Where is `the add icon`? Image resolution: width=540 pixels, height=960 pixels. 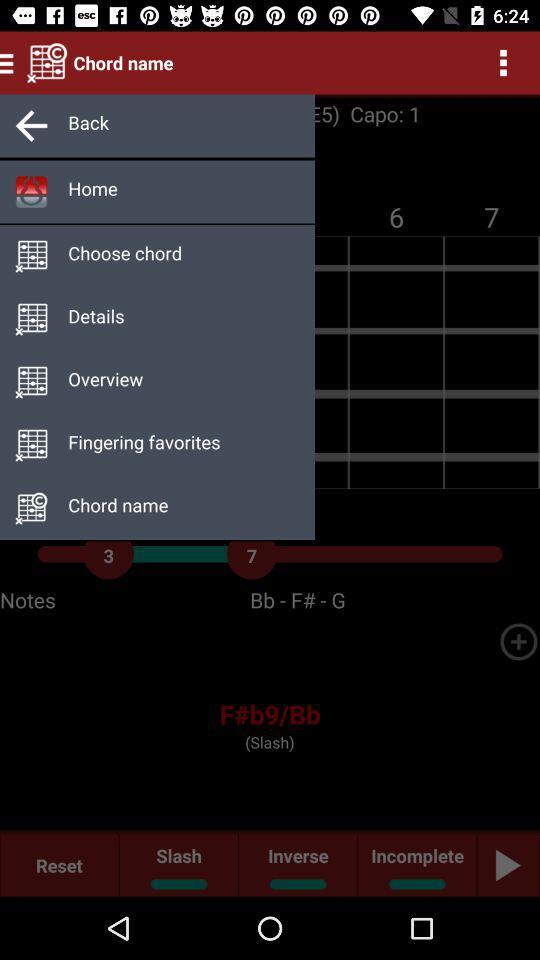 the add icon is located at coordinates (518, 640).